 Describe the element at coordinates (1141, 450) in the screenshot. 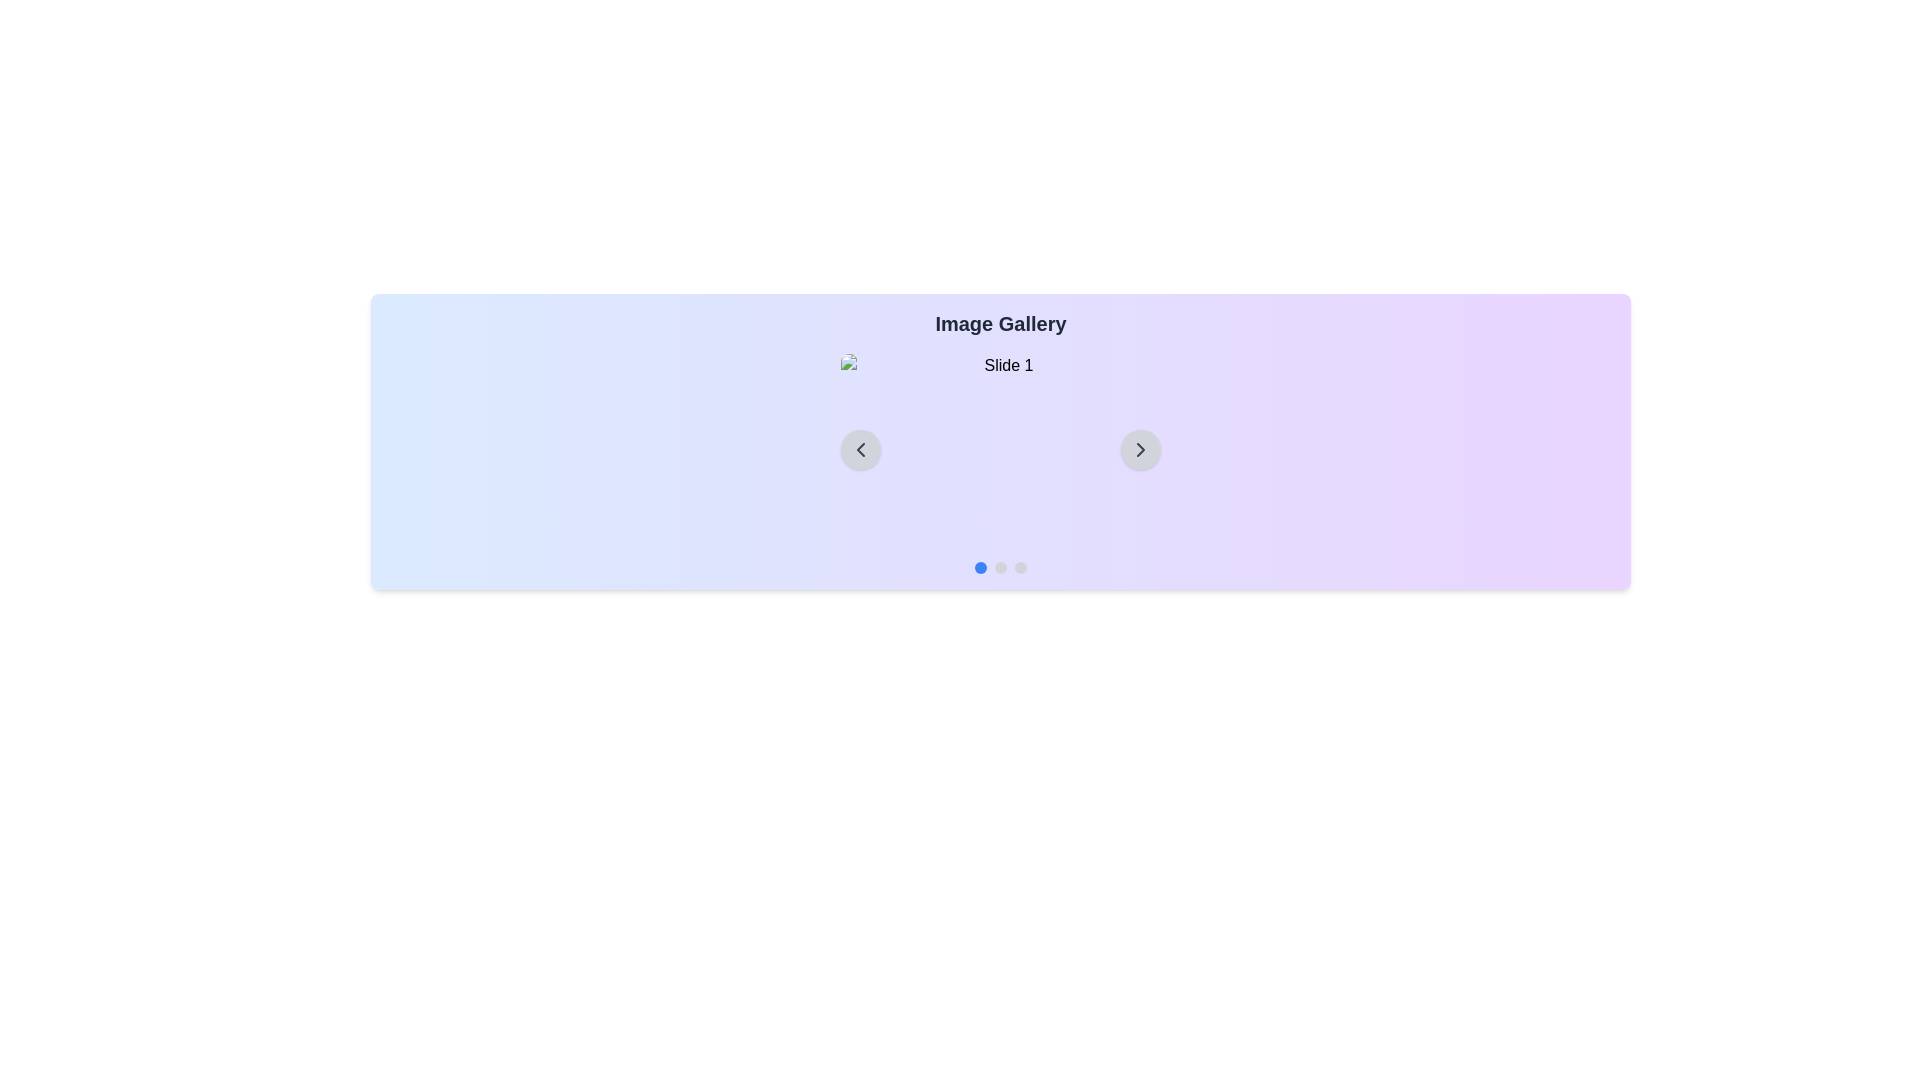

I see `'Next' button on the right side of the image gallery to navigate to the next image` at that location.